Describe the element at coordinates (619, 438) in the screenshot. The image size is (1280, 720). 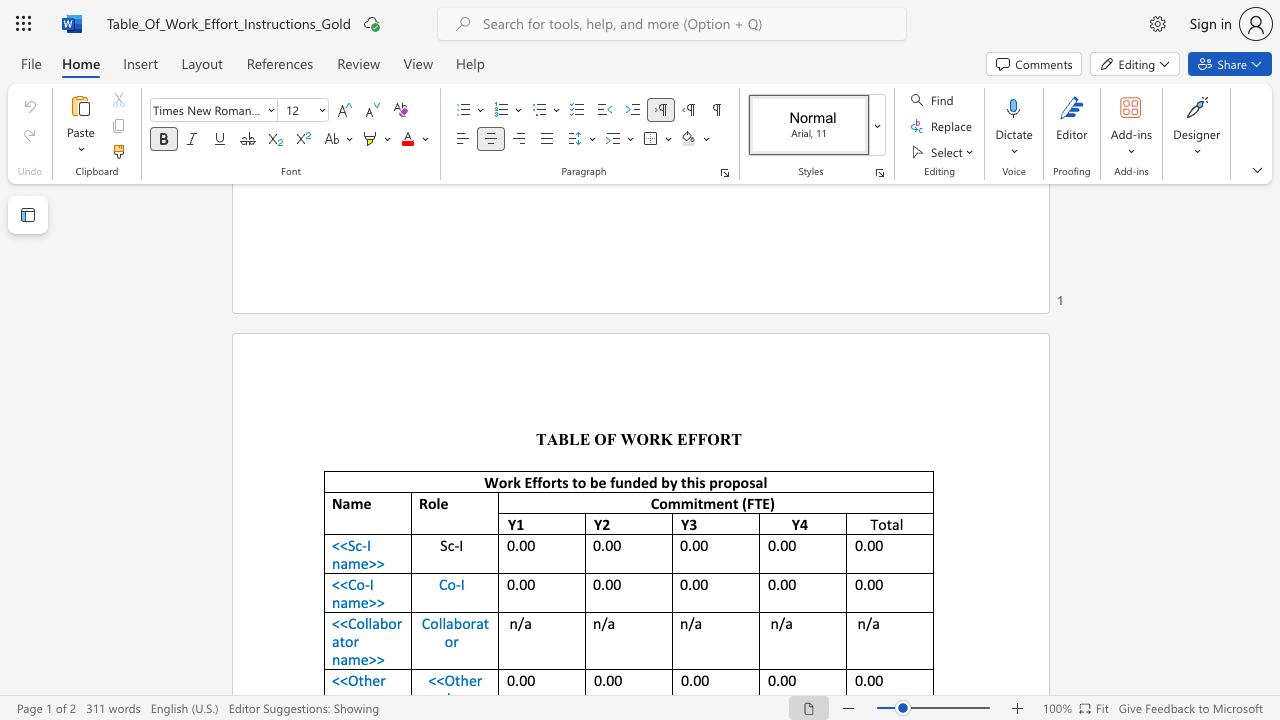
I see `the subset text "WORK E" within the text "TABLE OF WORK EFFORT"` at that location.